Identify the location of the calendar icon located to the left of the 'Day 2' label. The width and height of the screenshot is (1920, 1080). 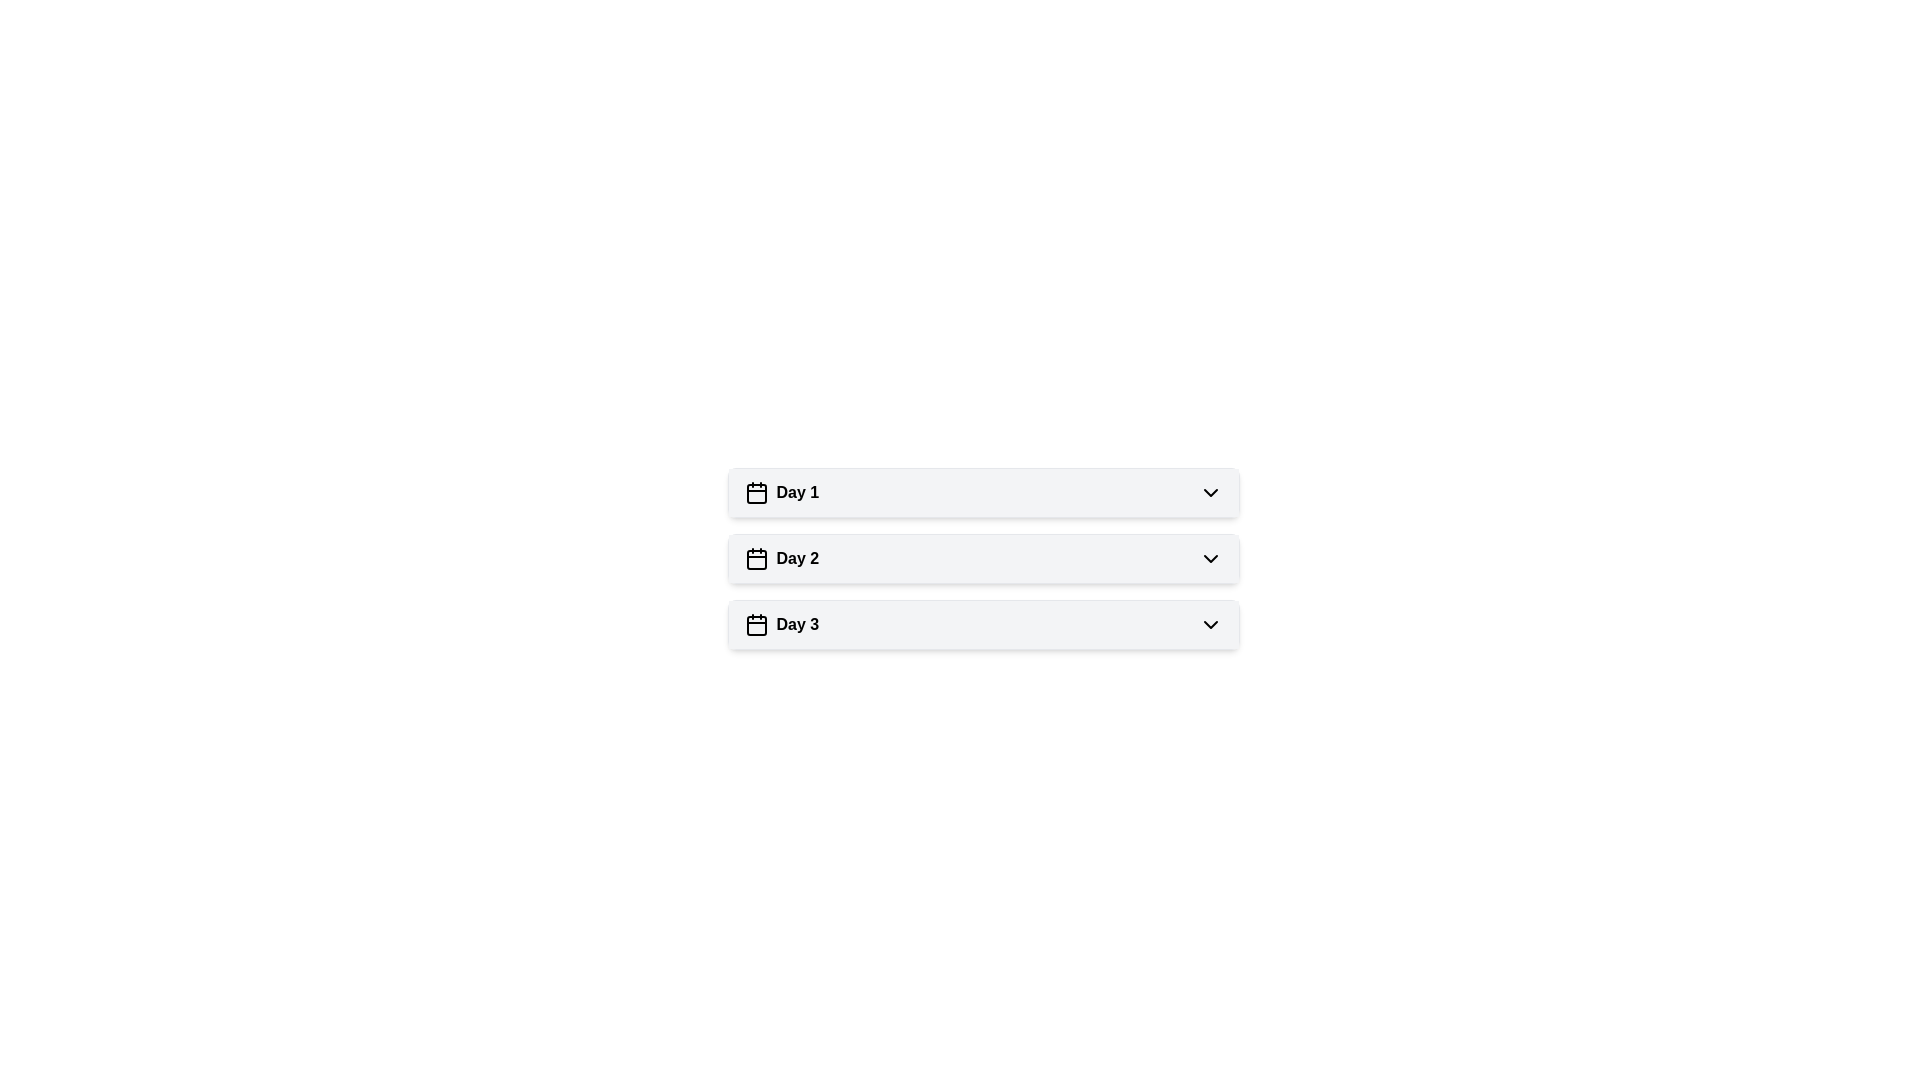
(755, 559).